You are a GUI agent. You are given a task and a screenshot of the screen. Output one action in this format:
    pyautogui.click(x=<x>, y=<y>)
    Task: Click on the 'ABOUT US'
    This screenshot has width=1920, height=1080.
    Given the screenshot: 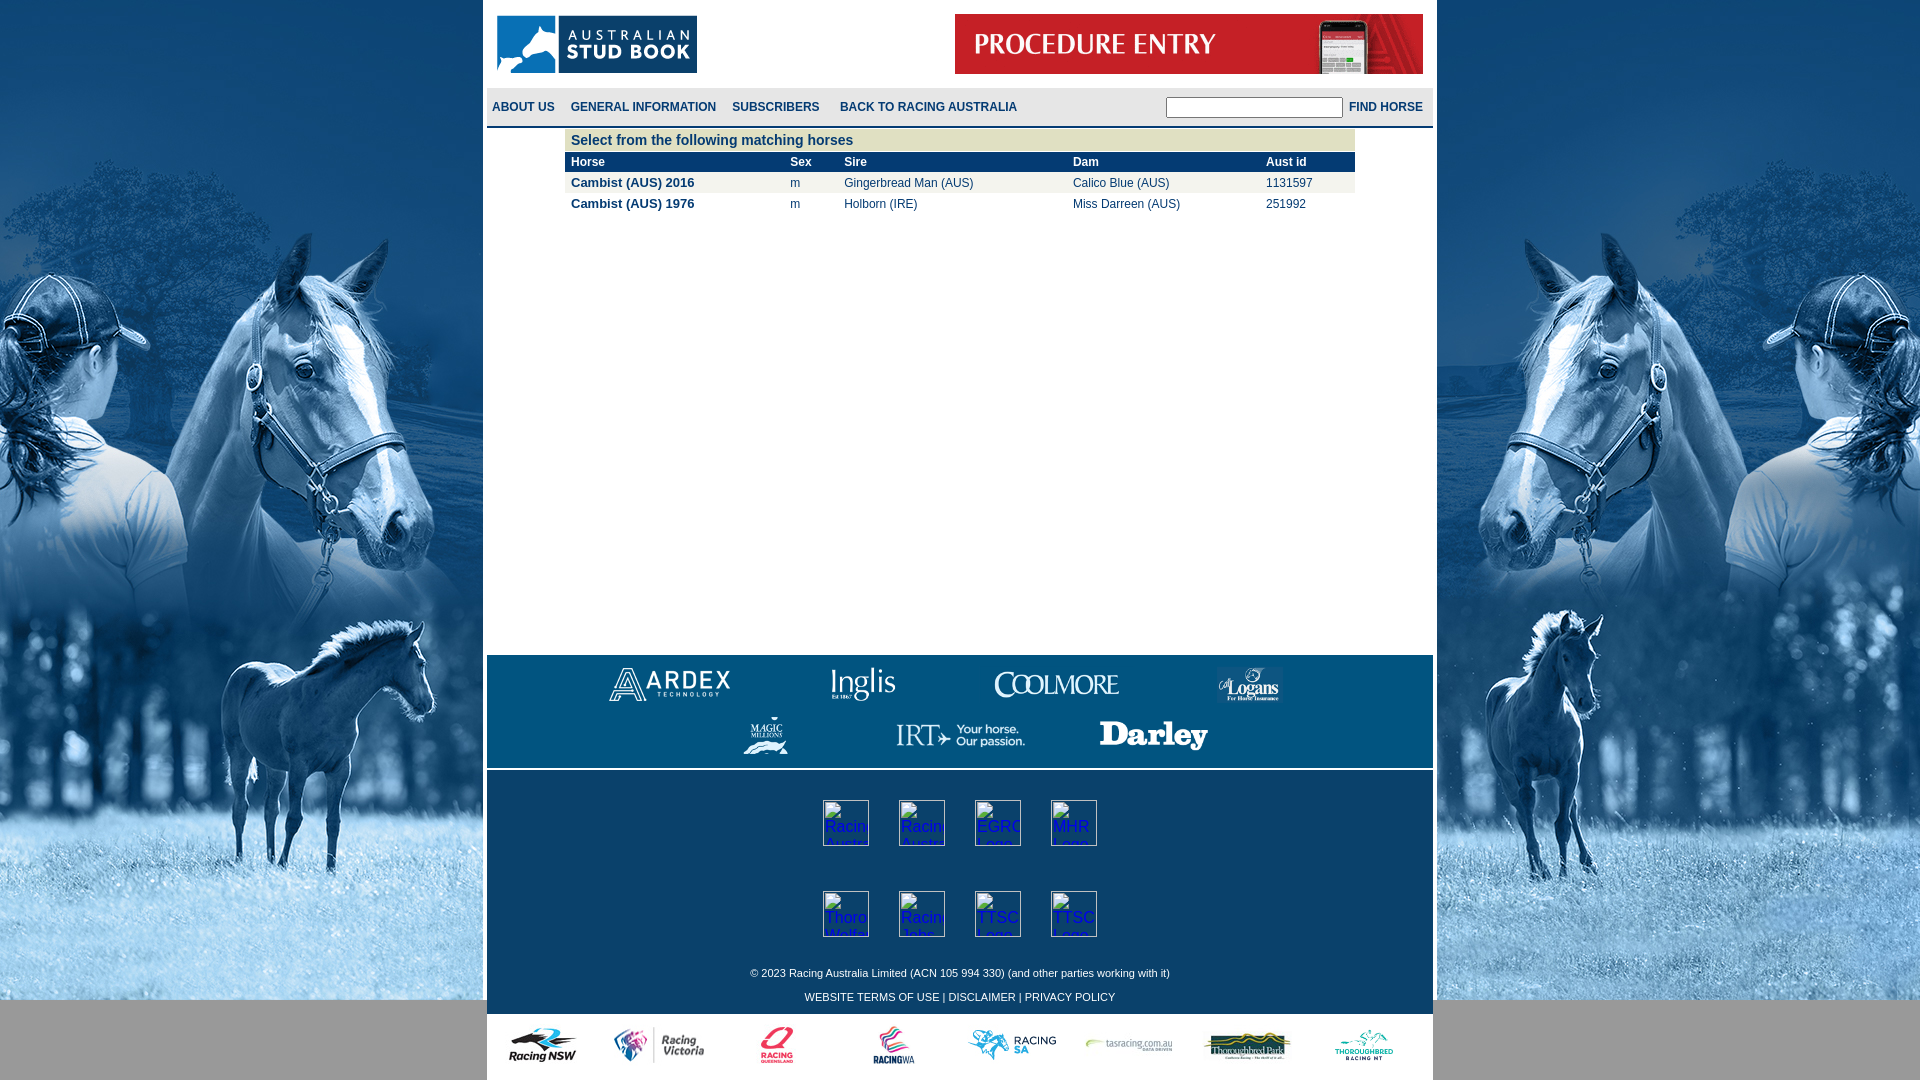 What is the action you would take?
    pyautogui.click(x=523, y=107)
    